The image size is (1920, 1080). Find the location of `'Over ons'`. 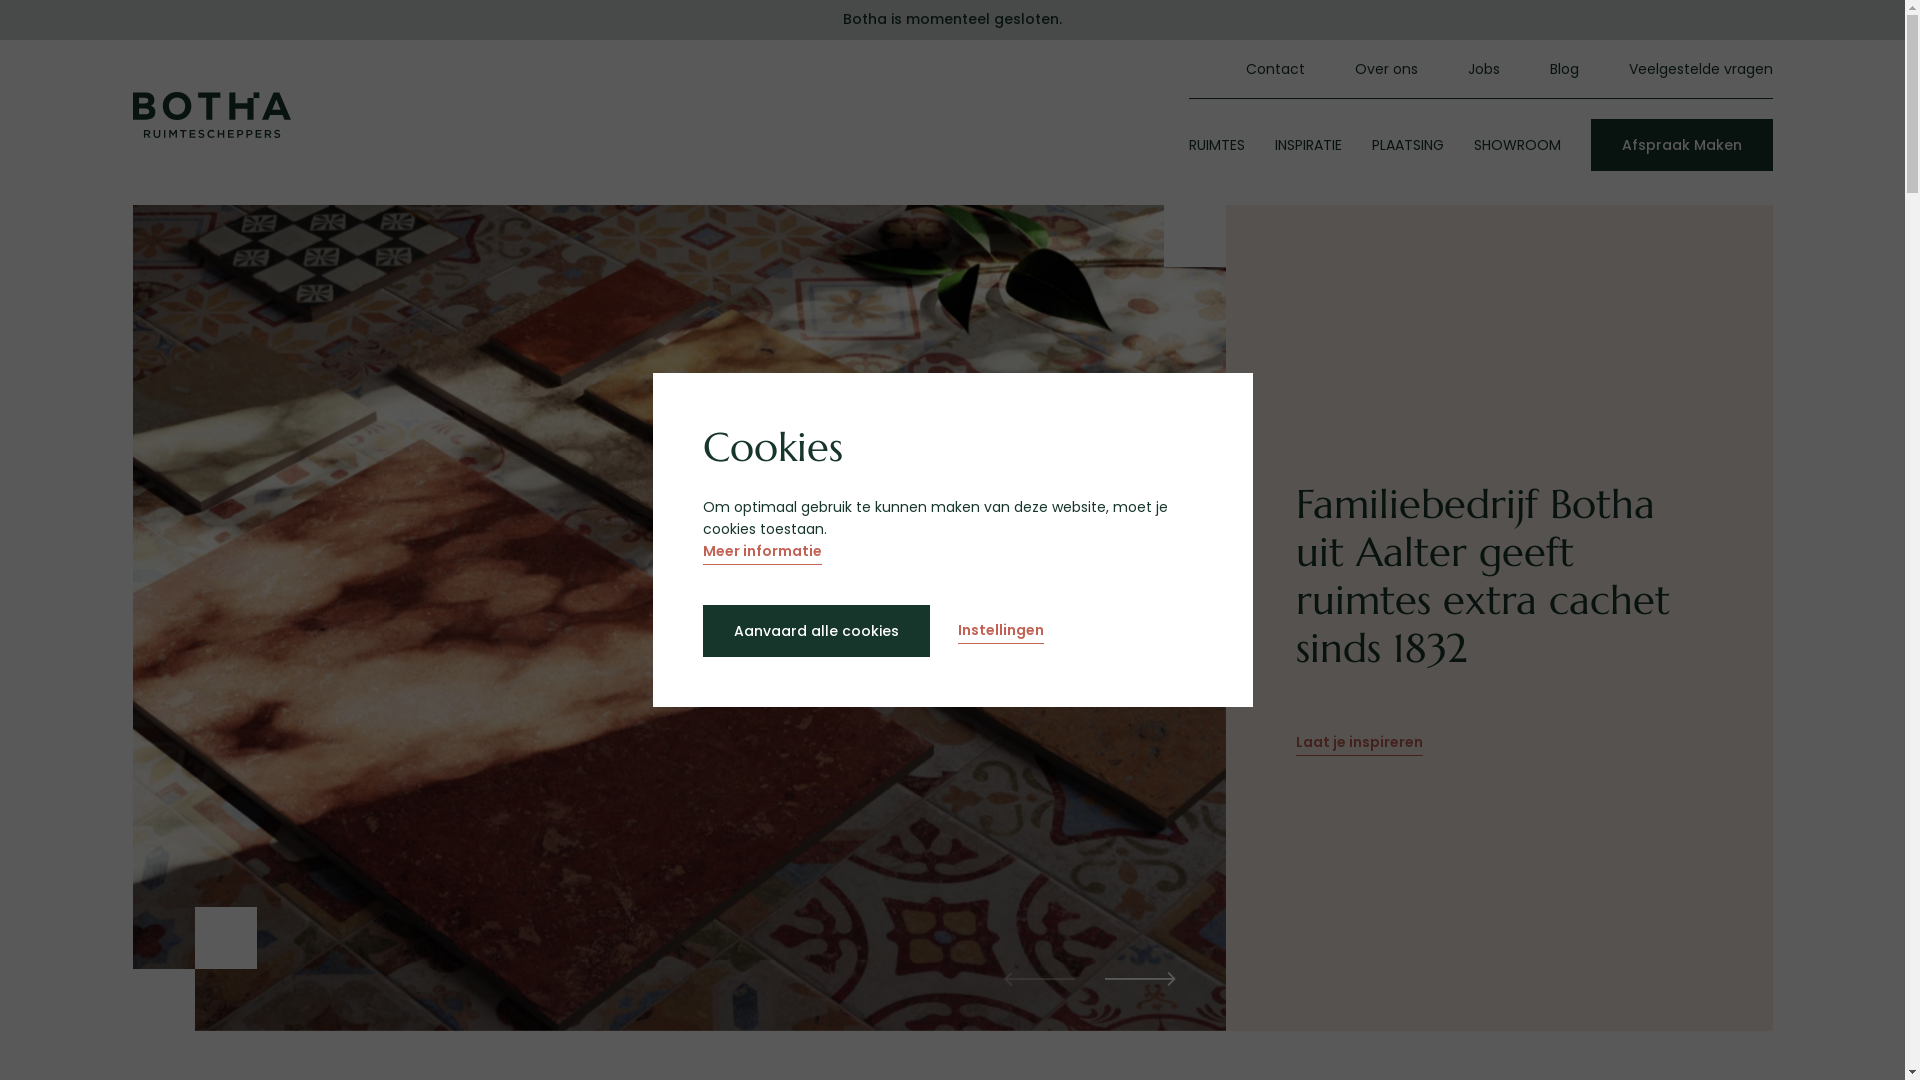

'Over ons' is located at coordinates (1384, 68).